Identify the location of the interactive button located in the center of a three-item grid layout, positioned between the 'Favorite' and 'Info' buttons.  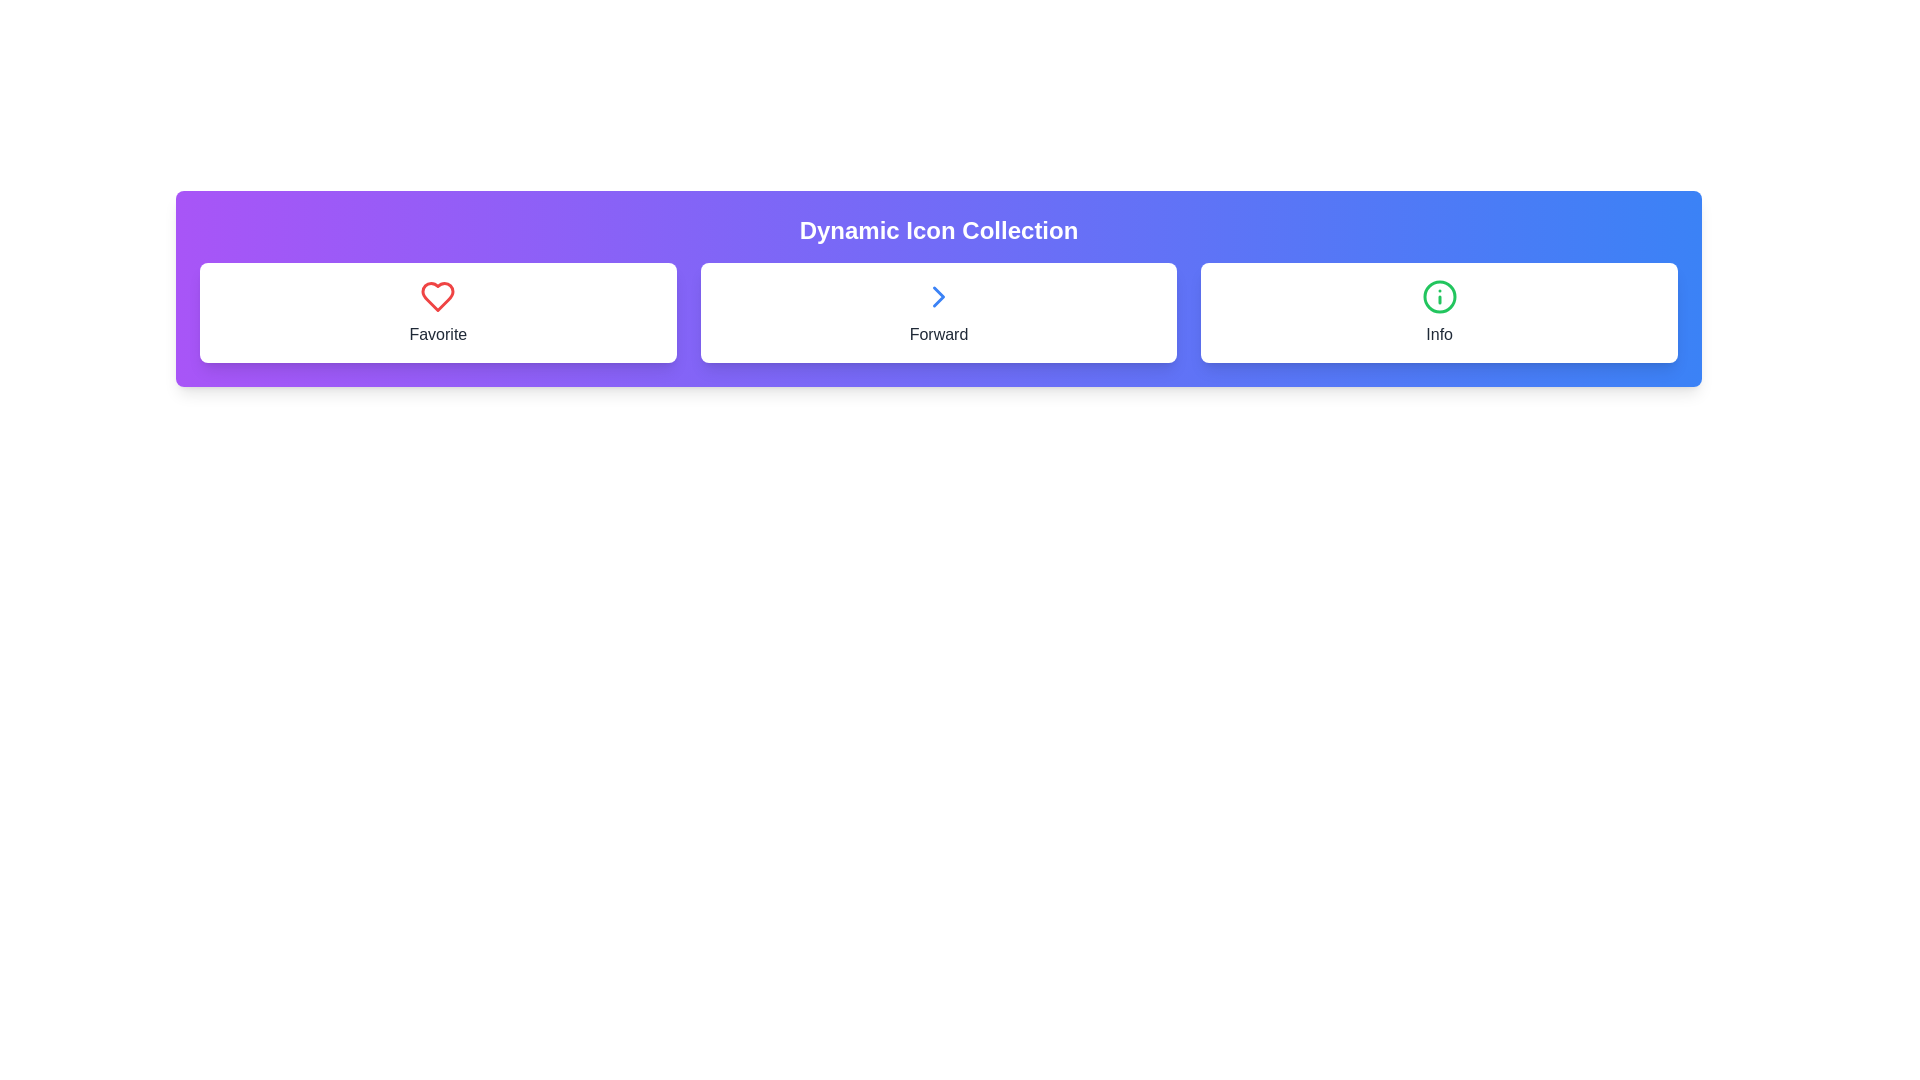
(938, 312).